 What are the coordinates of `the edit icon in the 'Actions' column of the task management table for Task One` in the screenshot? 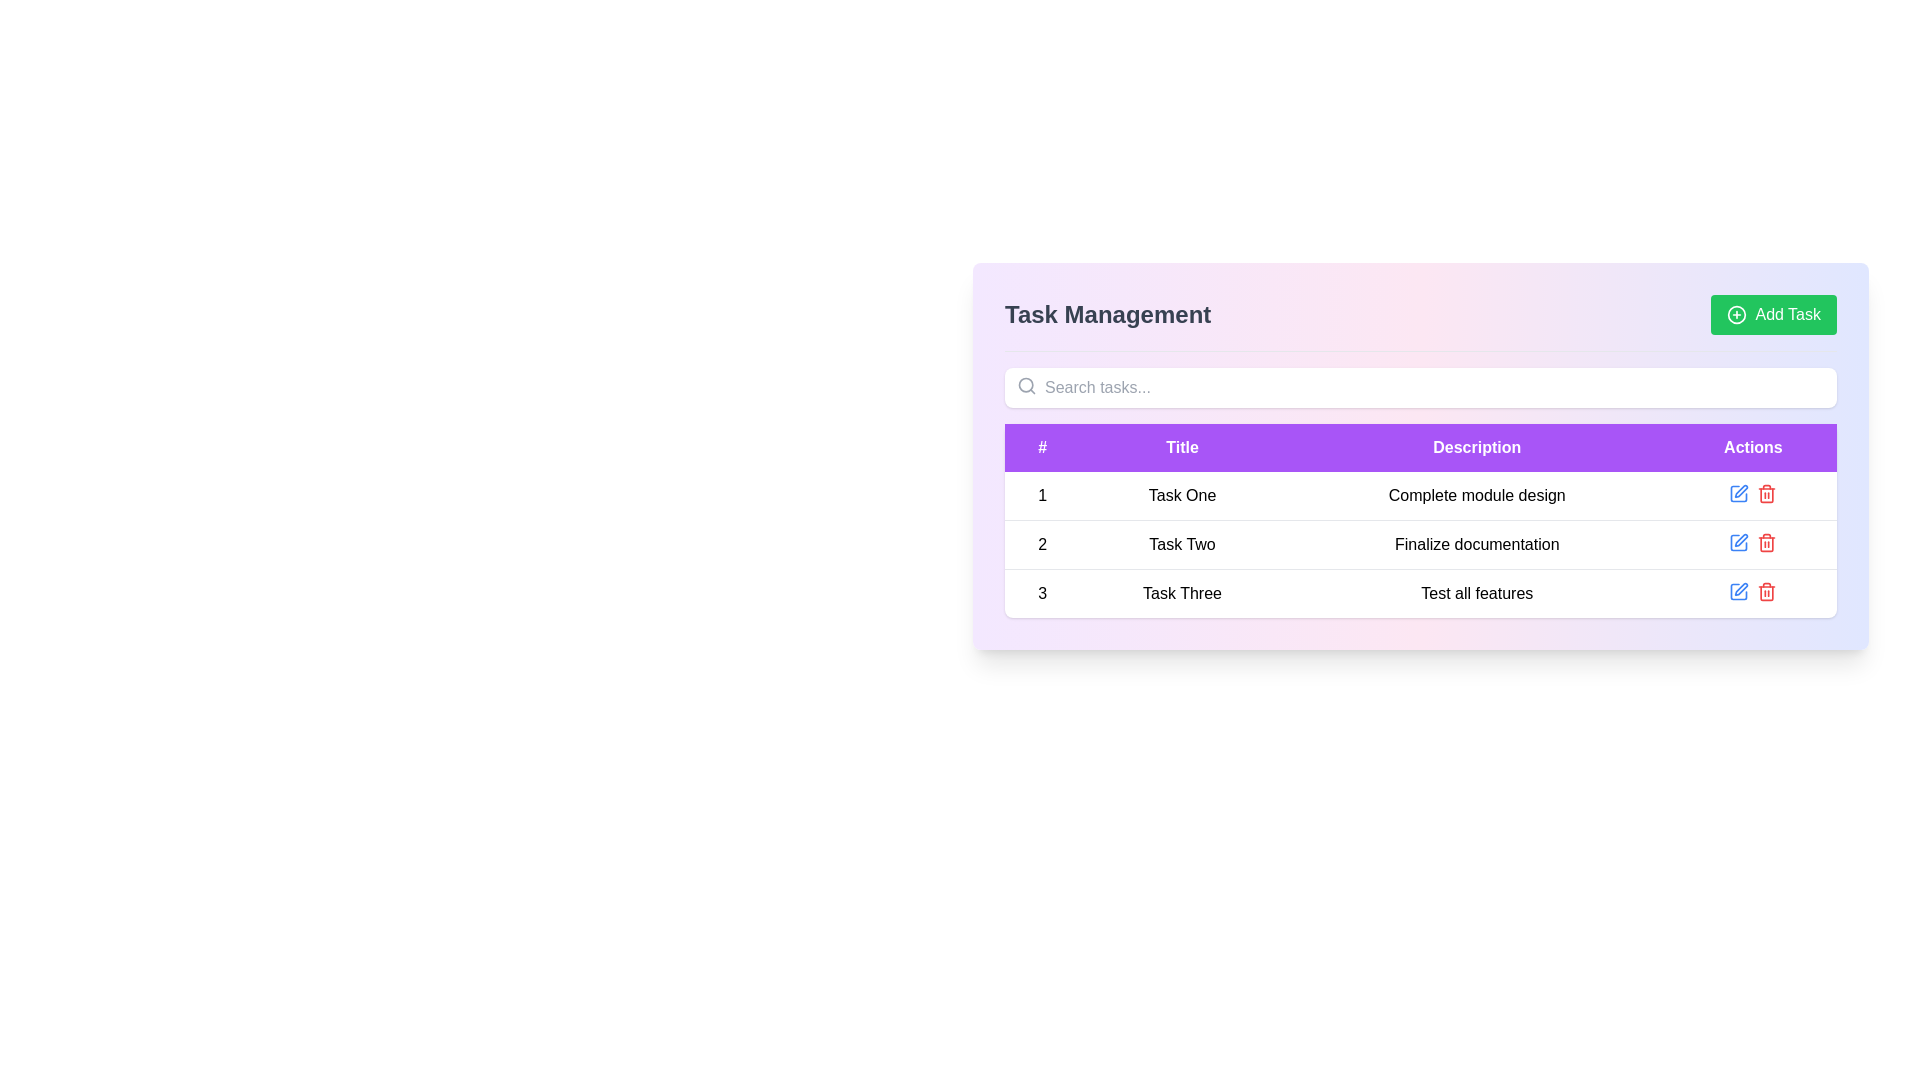 It's located at (1741, 491).